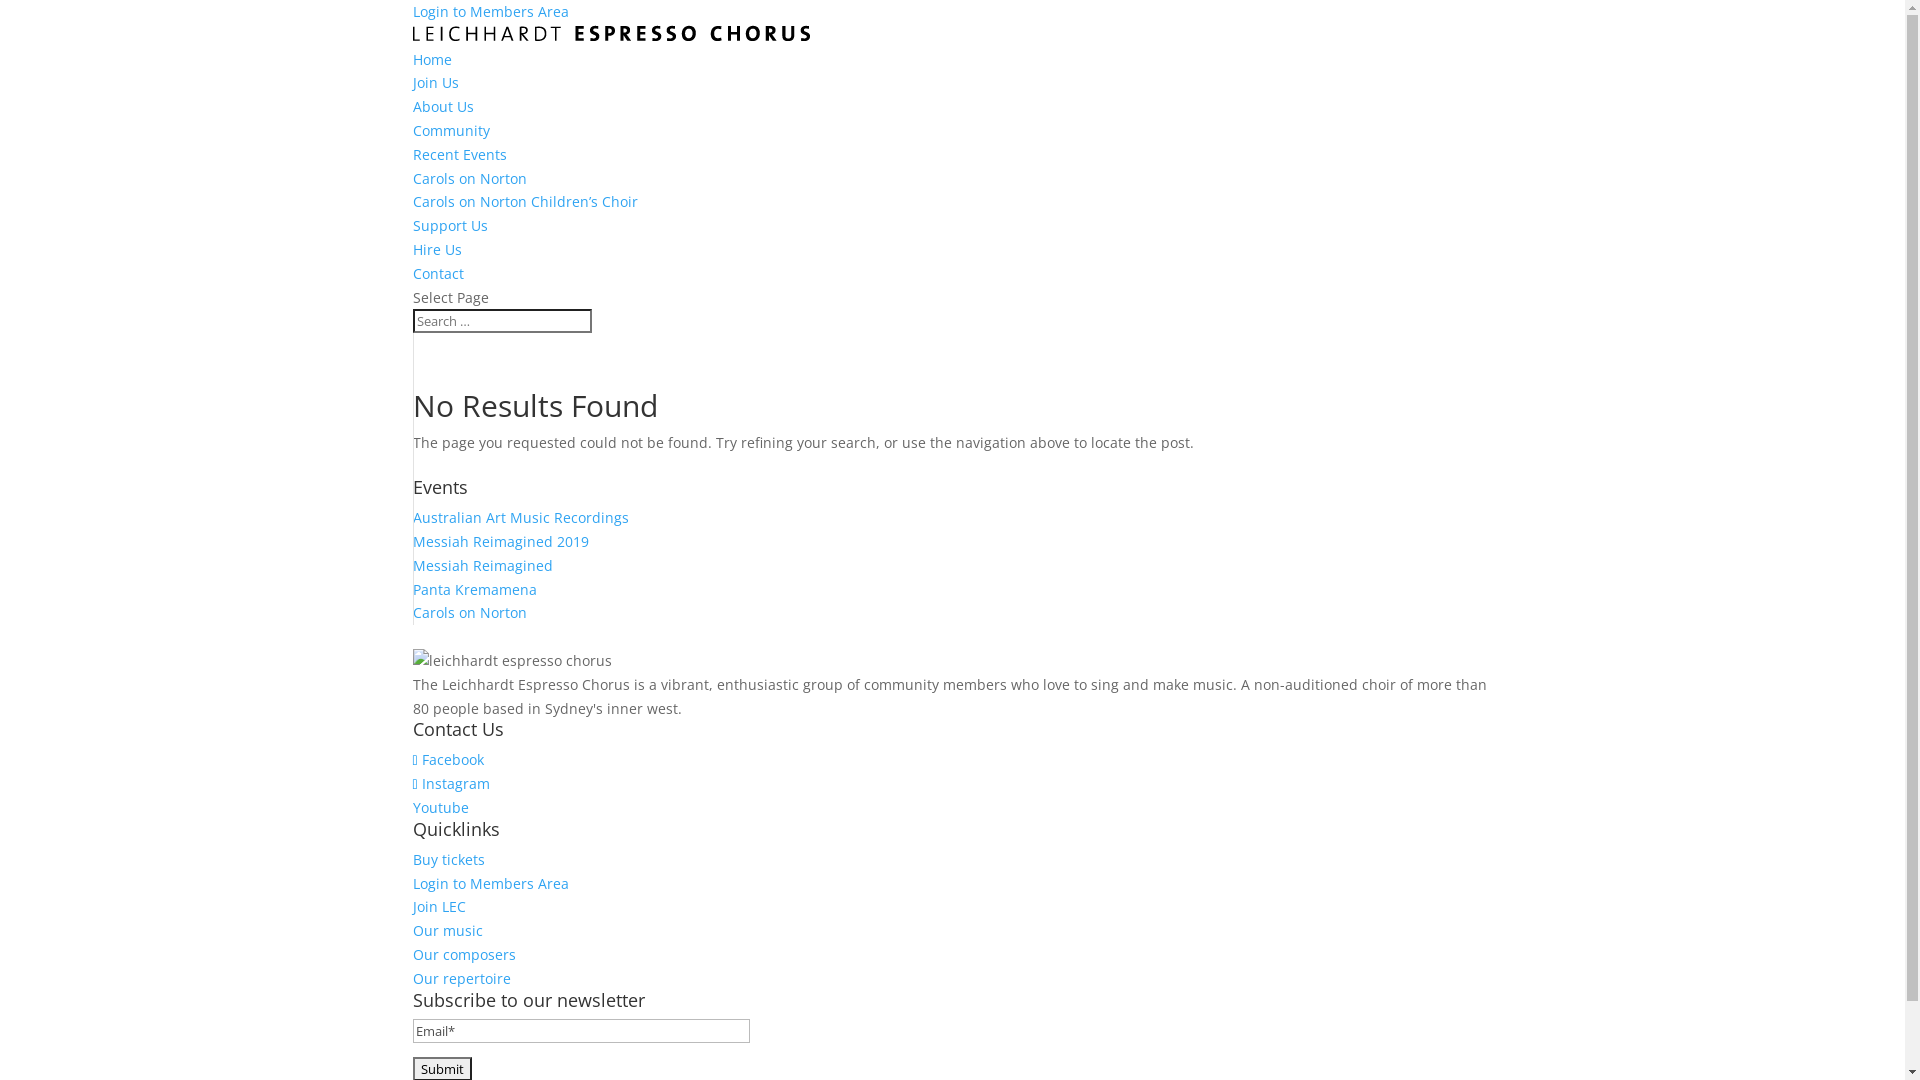 This screenshot has height=1080, width=1920. What do you see at coordinates (436, 273) in the screenshot?
I see `'Contact'` at bounding box center [436, 273].